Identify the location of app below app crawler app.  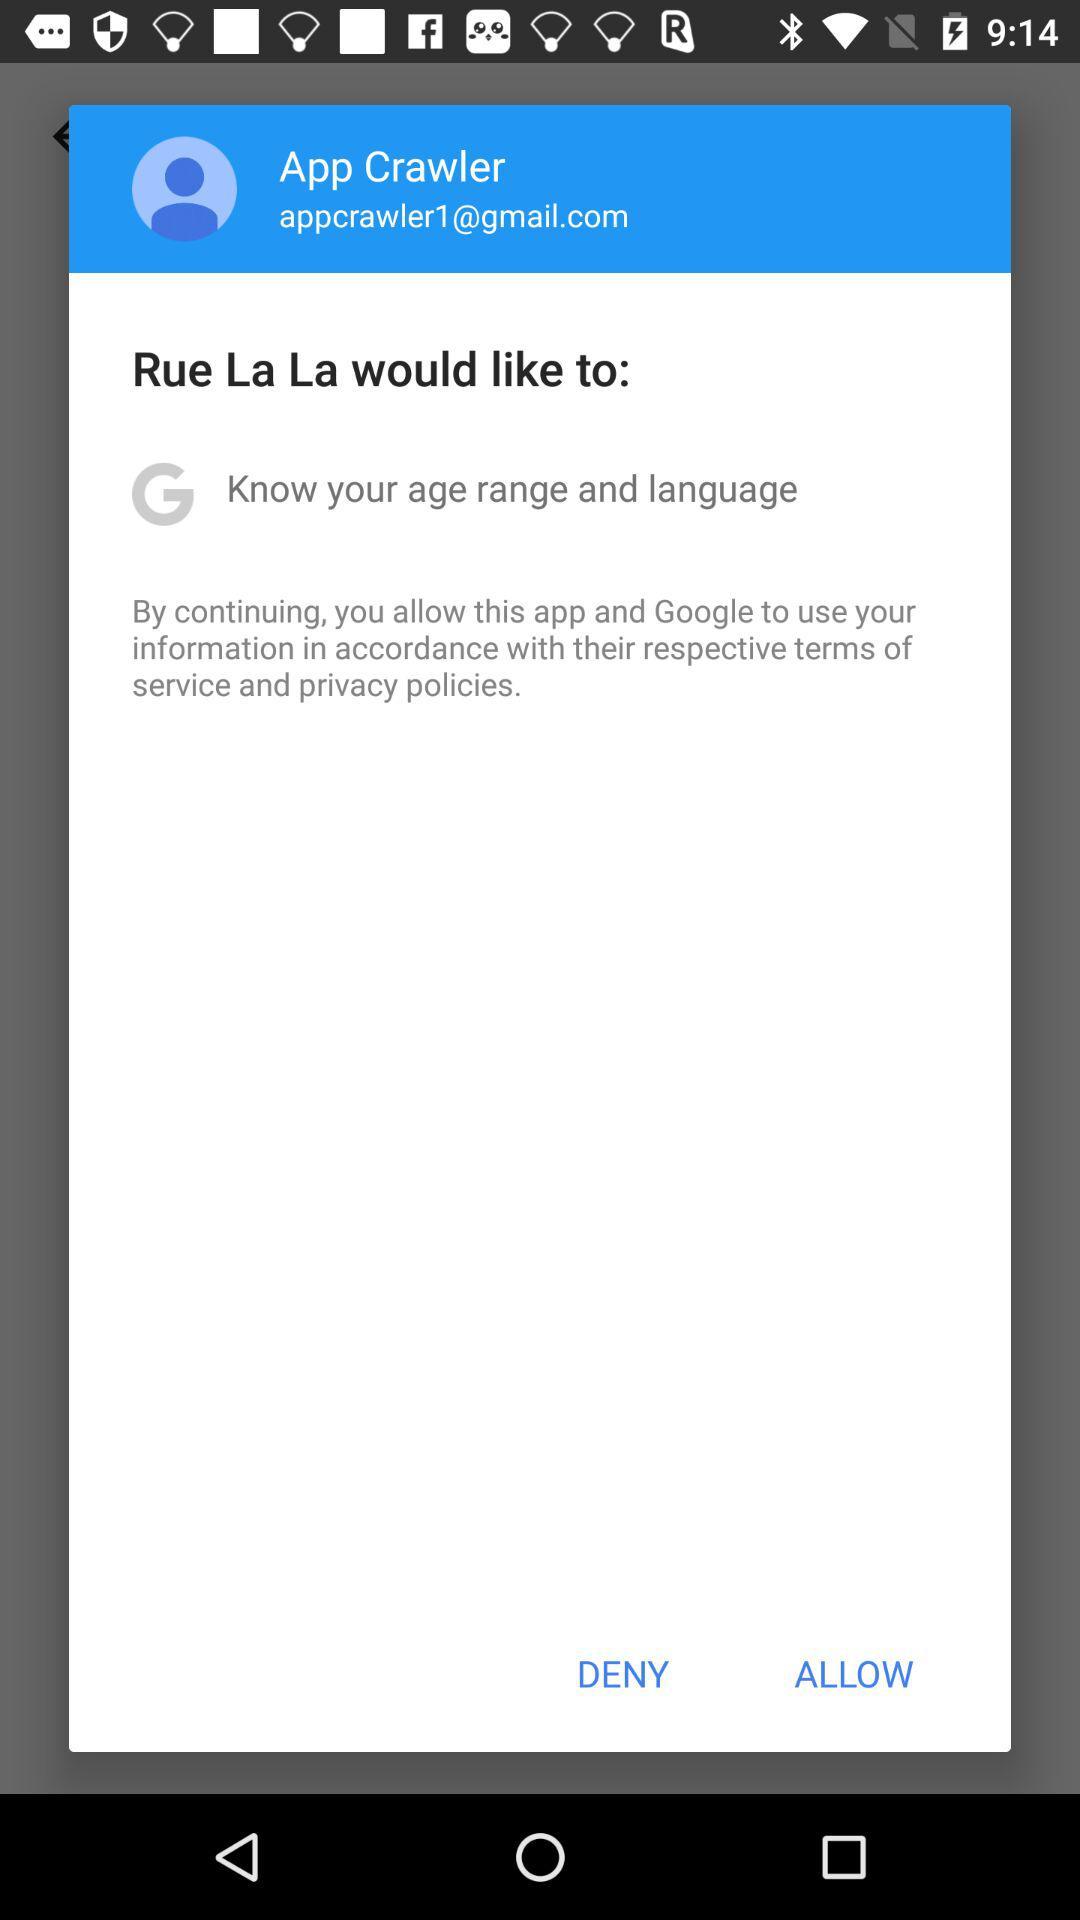
(454, 214).